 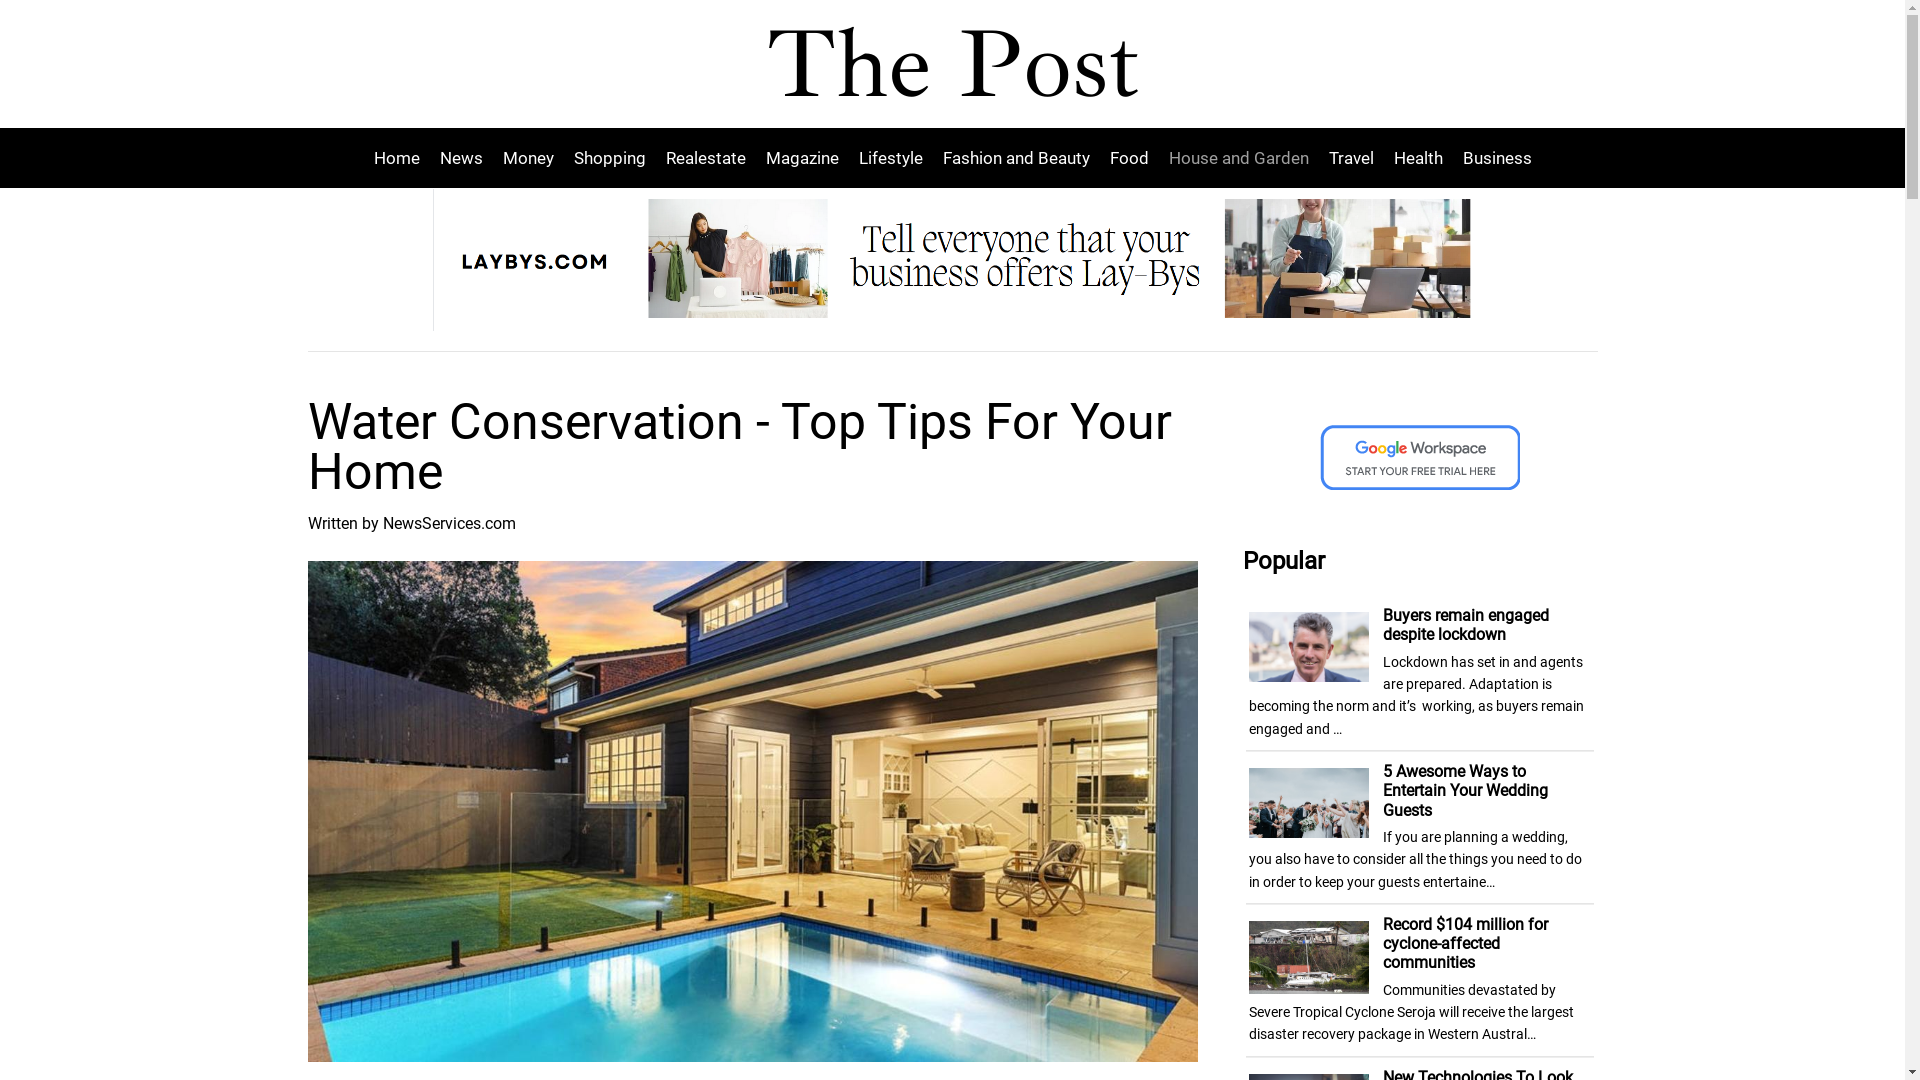 What do you see at coordinates (1465, 789) in the screenshot?
I see `'5 Awesome Ways to Entertain Your Wedding Guests'` at bounding box center [1465, 789].